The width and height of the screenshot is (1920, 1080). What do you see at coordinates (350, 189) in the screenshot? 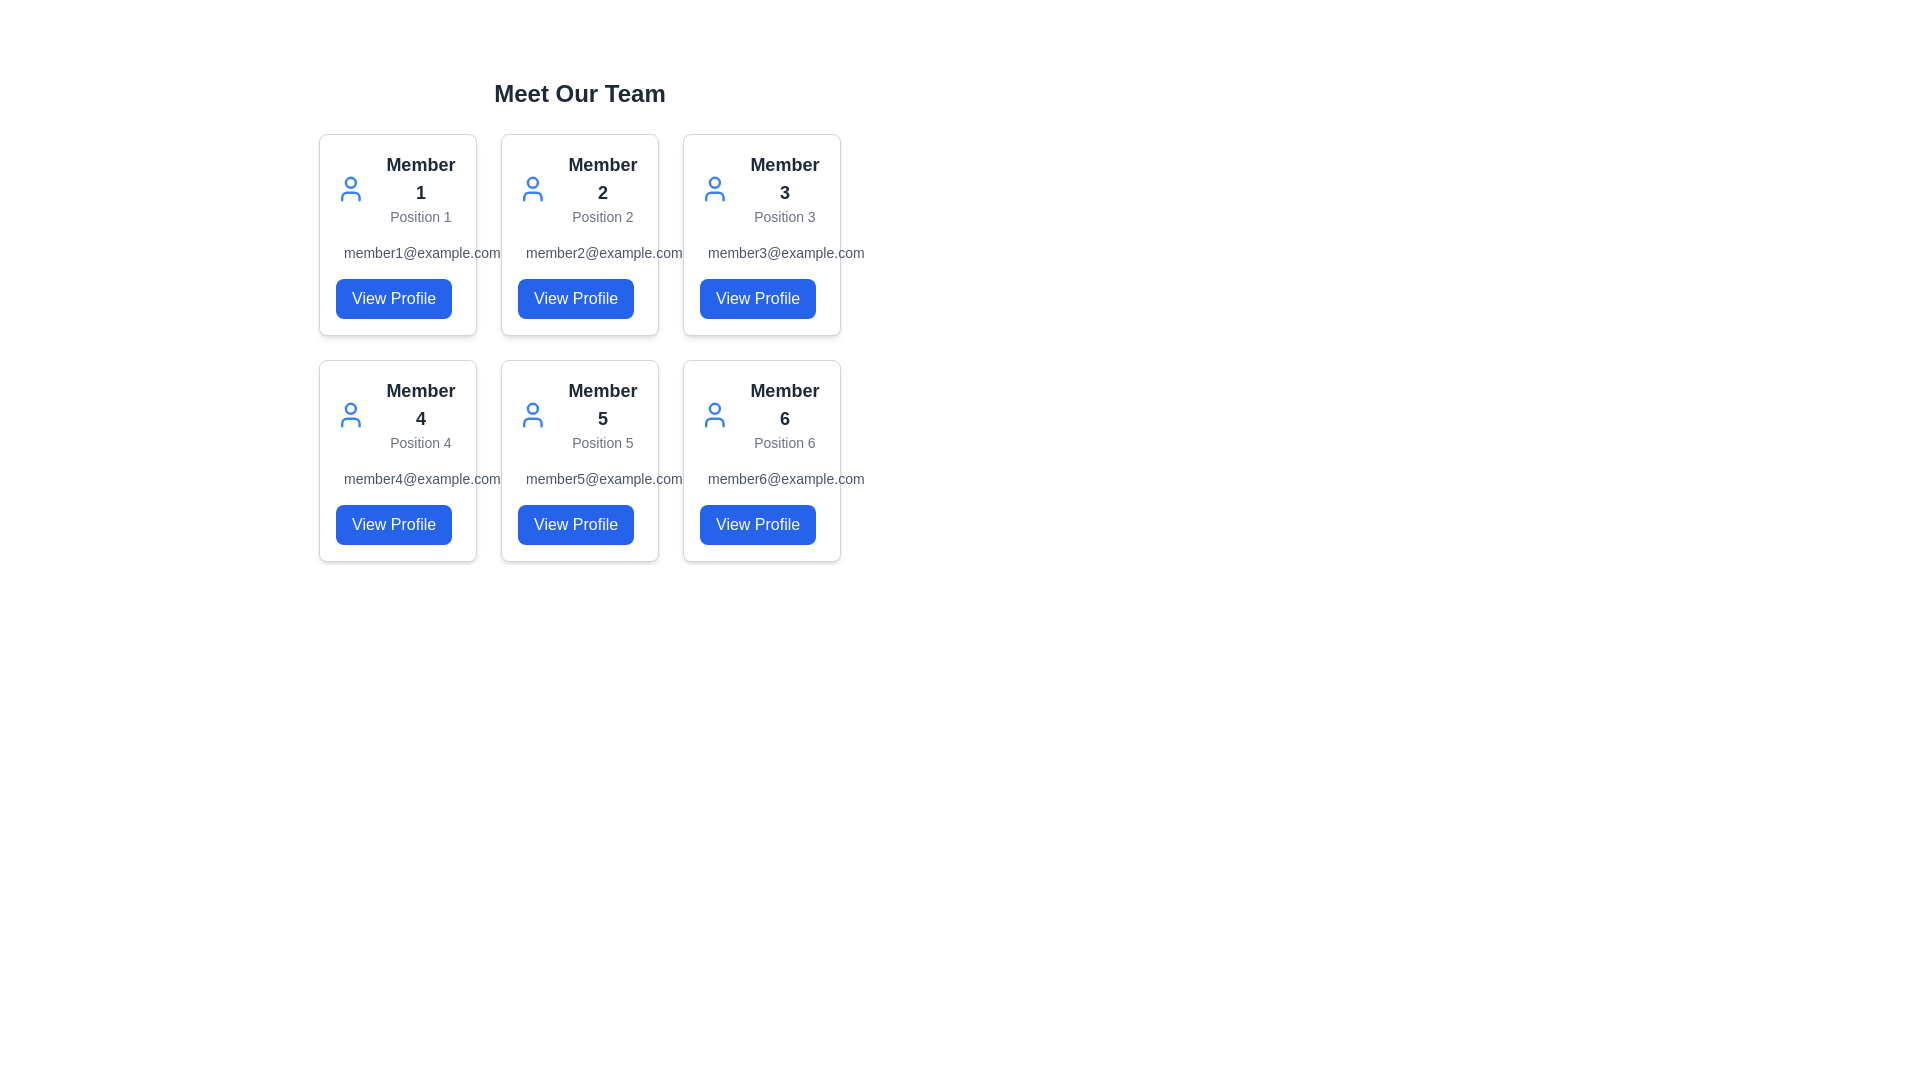
I see `the user icon, which is a blue outline style representation of a human figure, located in the upper-left card above the text 'Member 1' and 'Position 1'` at bounding box center [350, 189].